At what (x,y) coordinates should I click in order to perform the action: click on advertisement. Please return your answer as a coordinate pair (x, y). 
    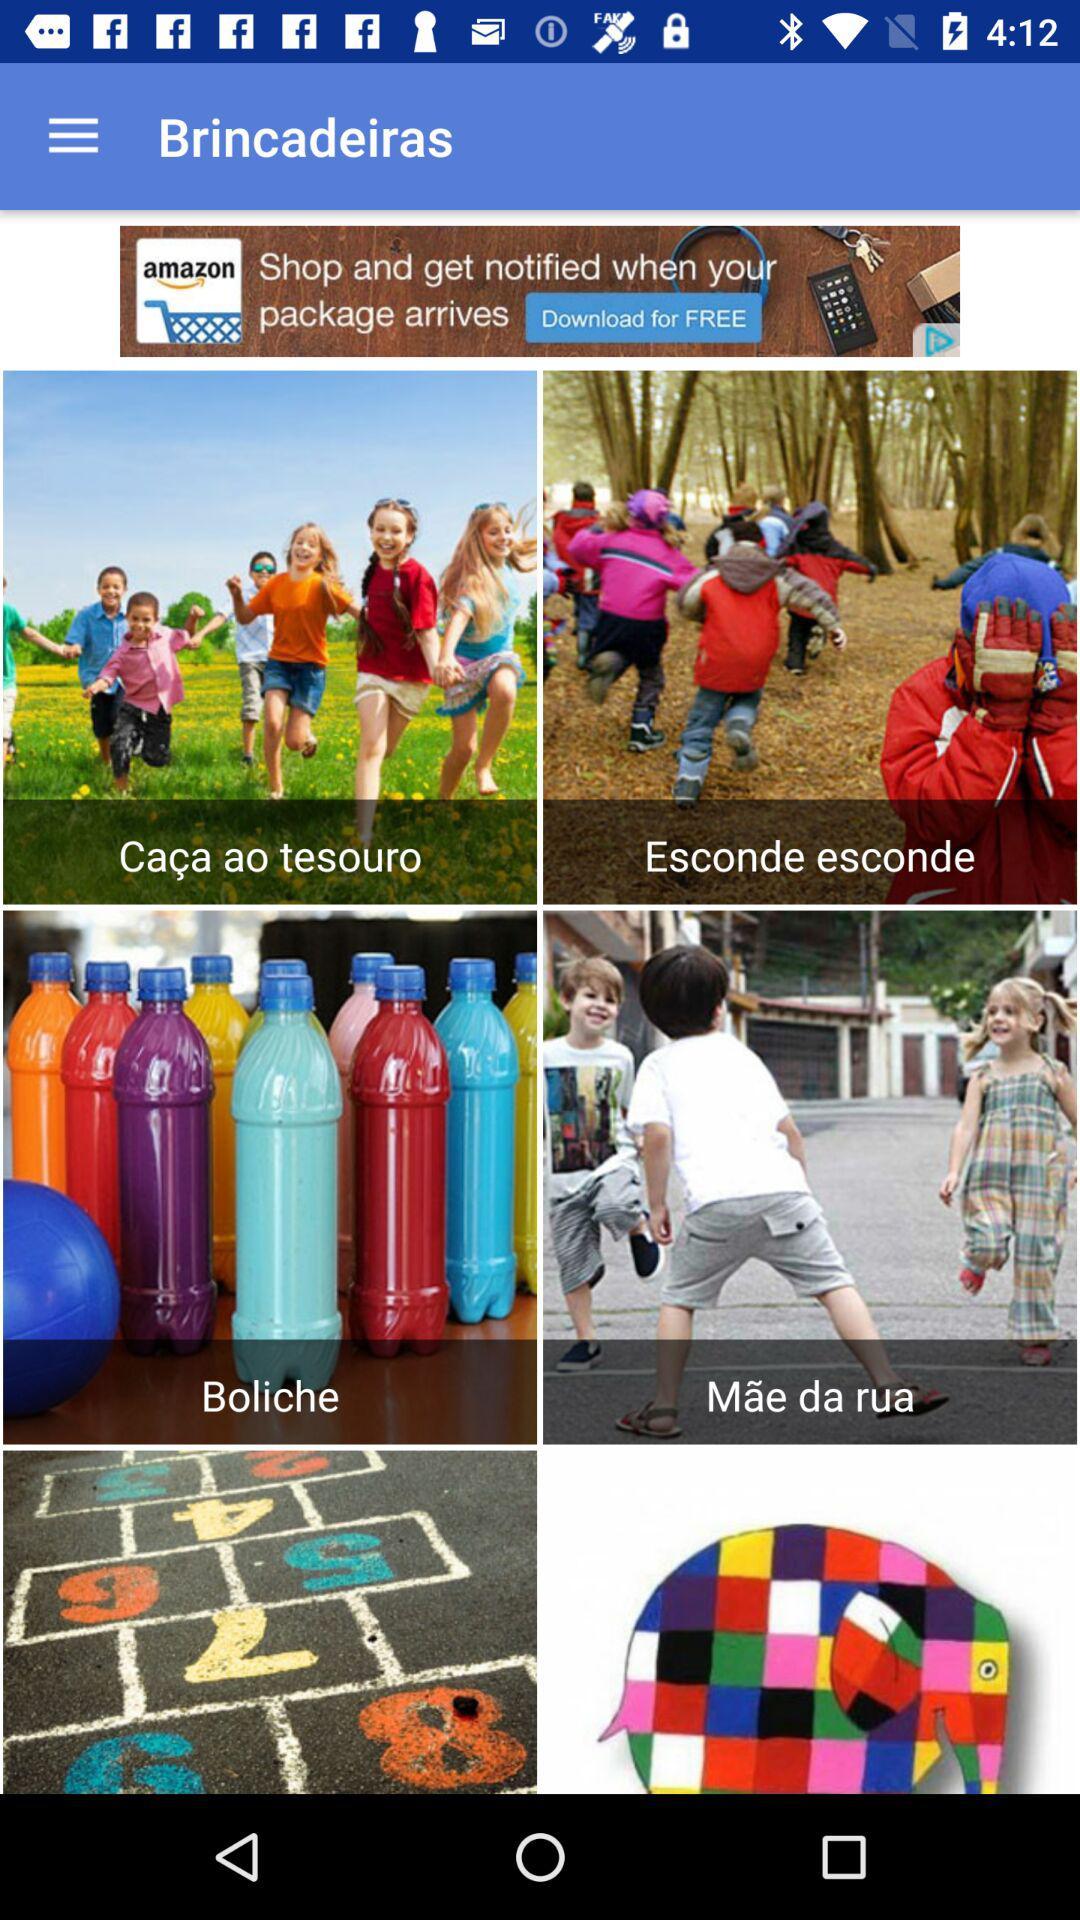
    Looking at the image, I should click on (540, 290).